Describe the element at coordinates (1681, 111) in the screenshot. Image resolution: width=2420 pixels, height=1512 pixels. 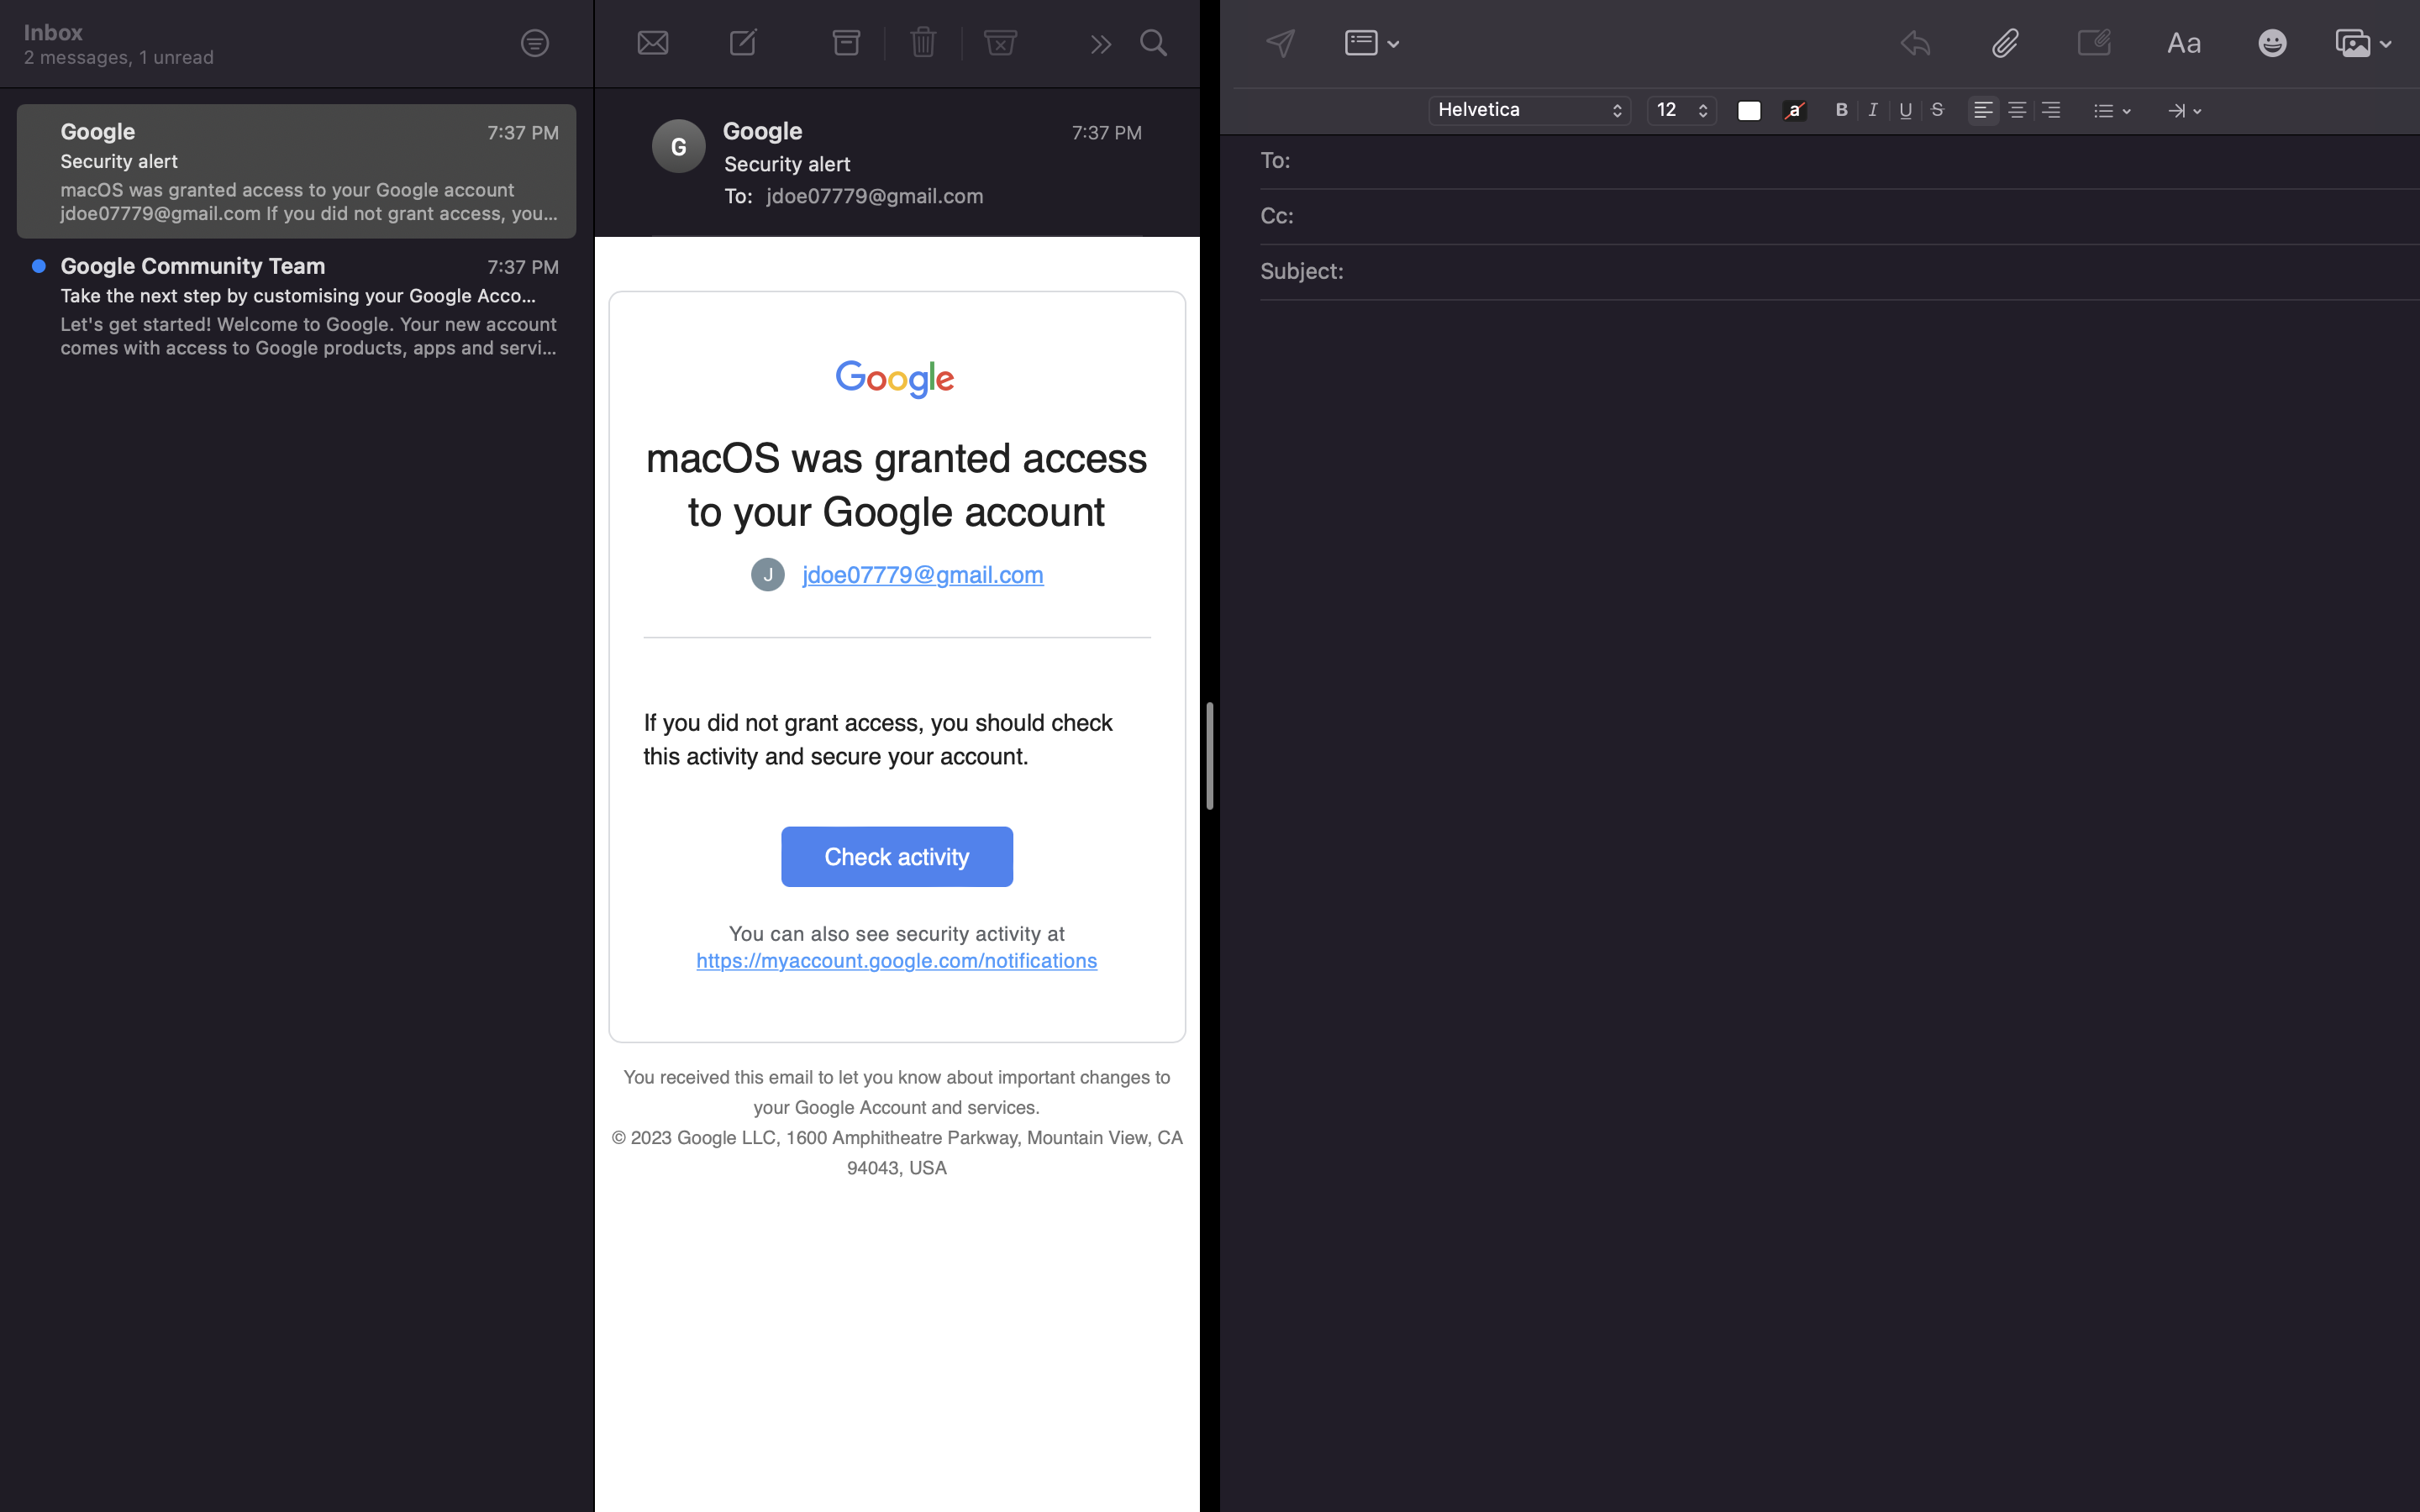
I see `Make the font size 12` at that location.